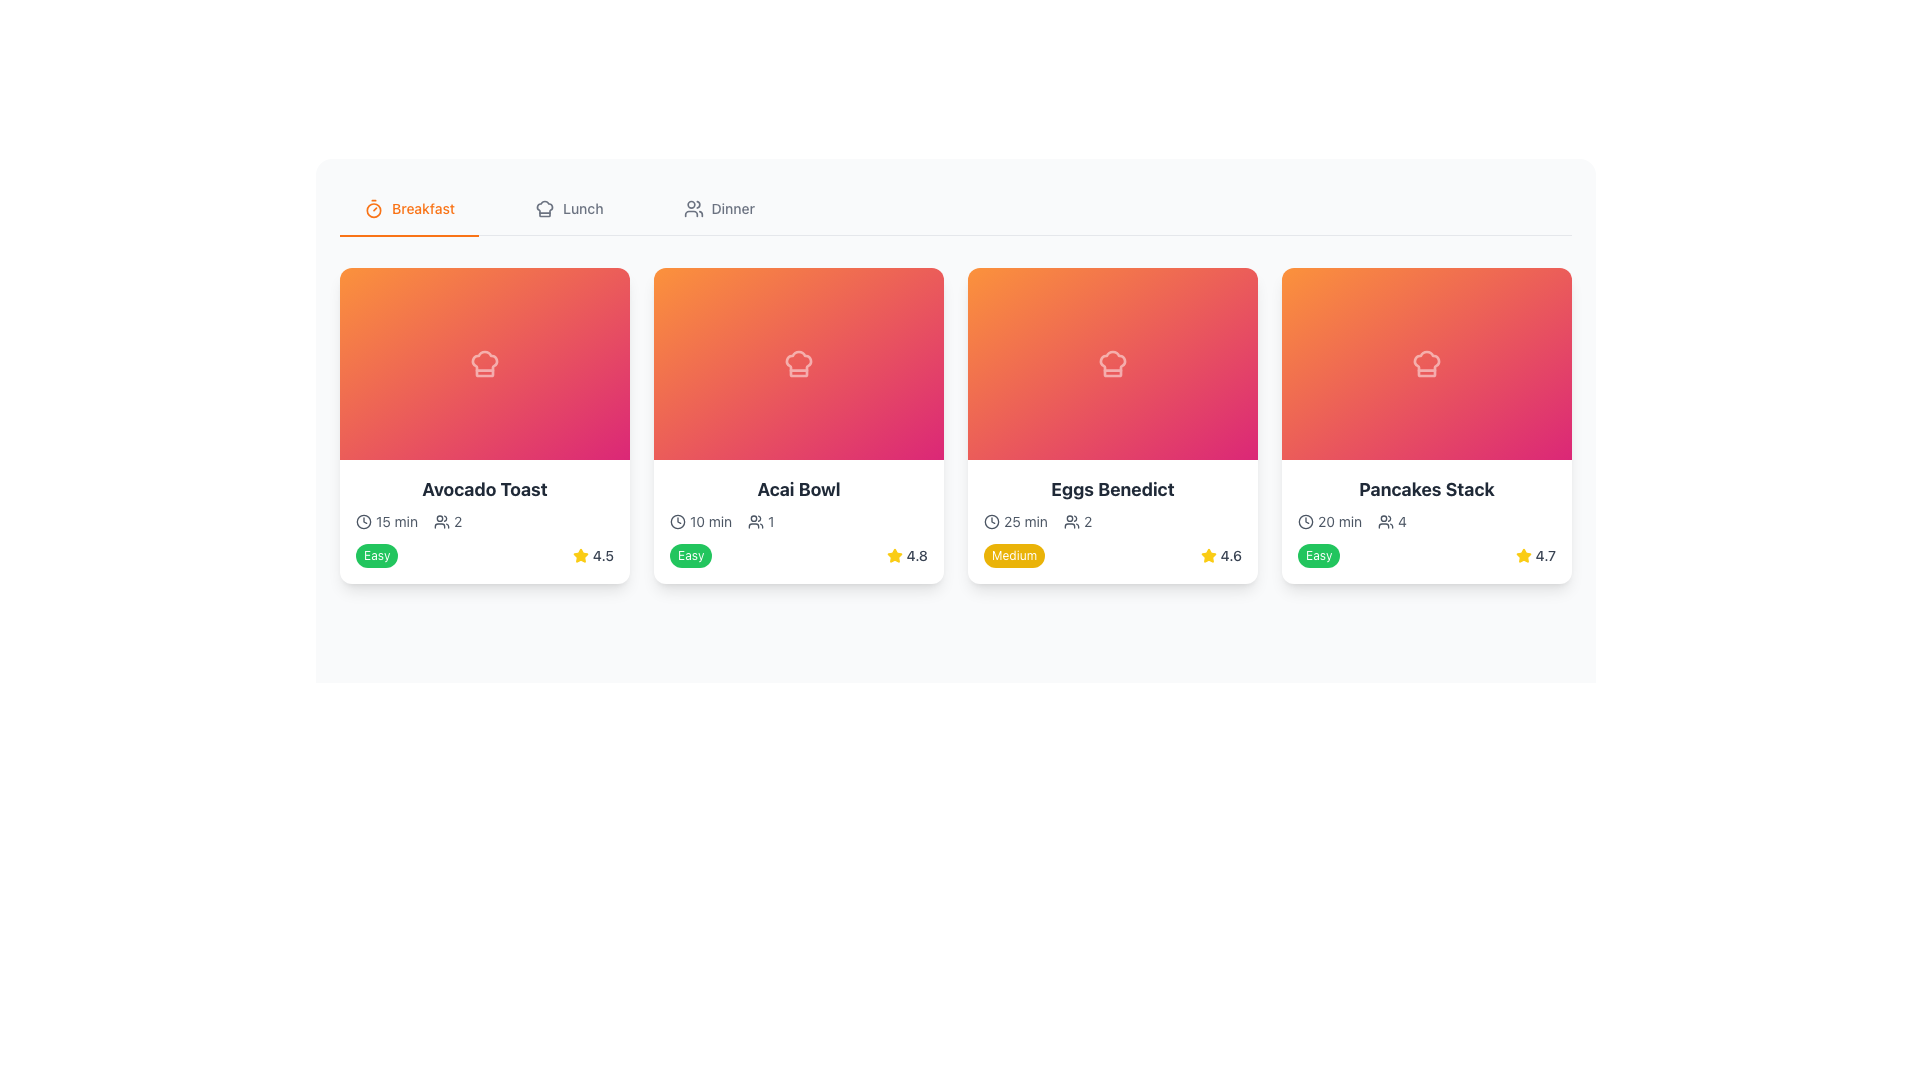  Describe the element at coordinates (916, 555) in the screenshot. I see `the text label displaying the rating '4.8' located in the lower right corner of the second recipe card for 'Acai Bowl', which is adjacent to a yellow star icon` at that location.